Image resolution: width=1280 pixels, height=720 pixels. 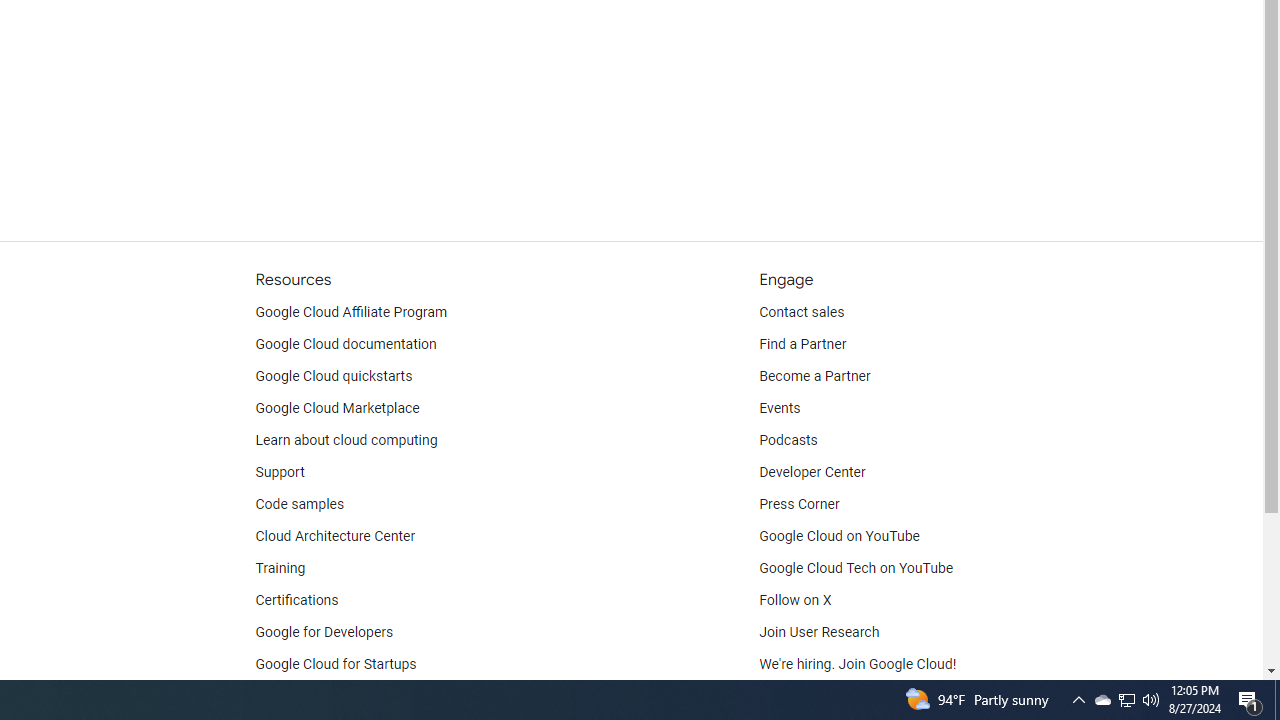 I want to click on 'Follow on X', so click(x=794, y=599).